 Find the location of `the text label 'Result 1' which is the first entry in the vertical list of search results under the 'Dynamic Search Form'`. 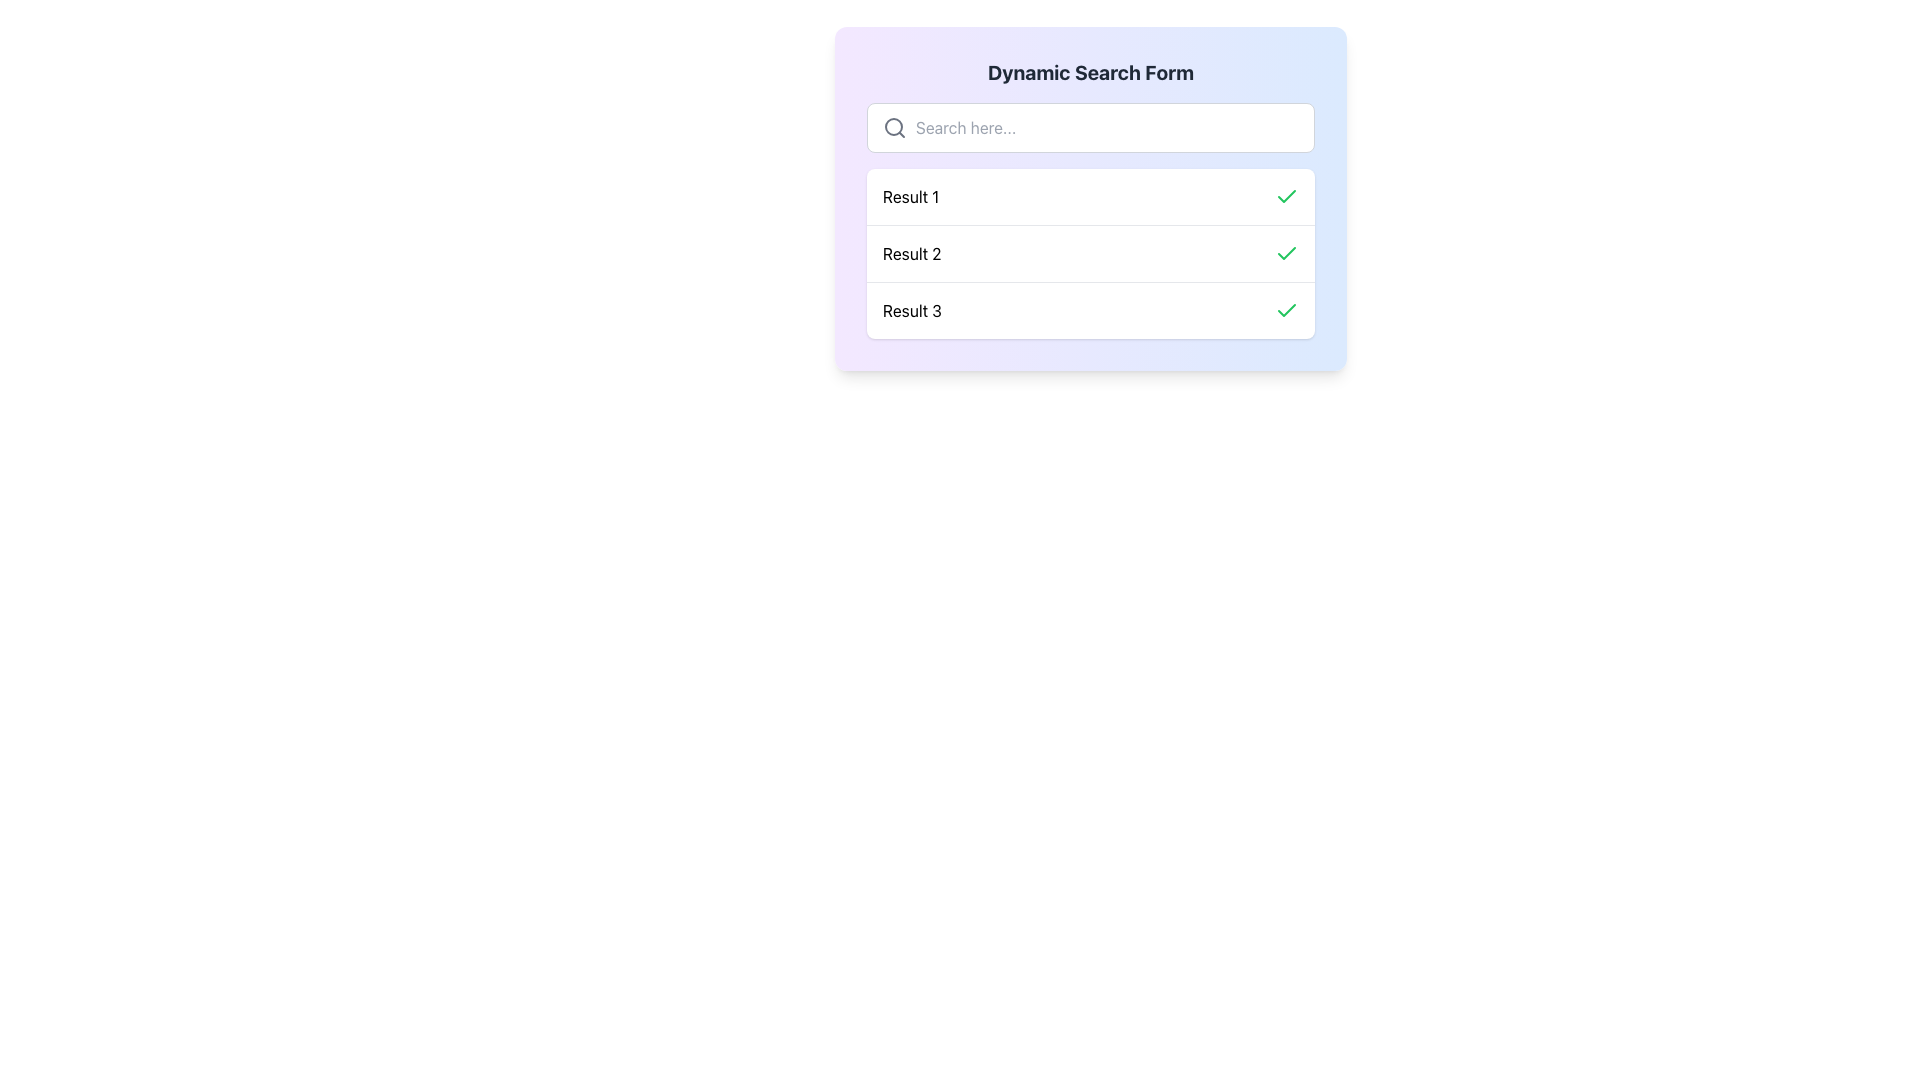

the text label 'Result 1' which is the first entry in the vertical list of search results under the 'Dynamic Search Form' is located at coordinates (910, 196).